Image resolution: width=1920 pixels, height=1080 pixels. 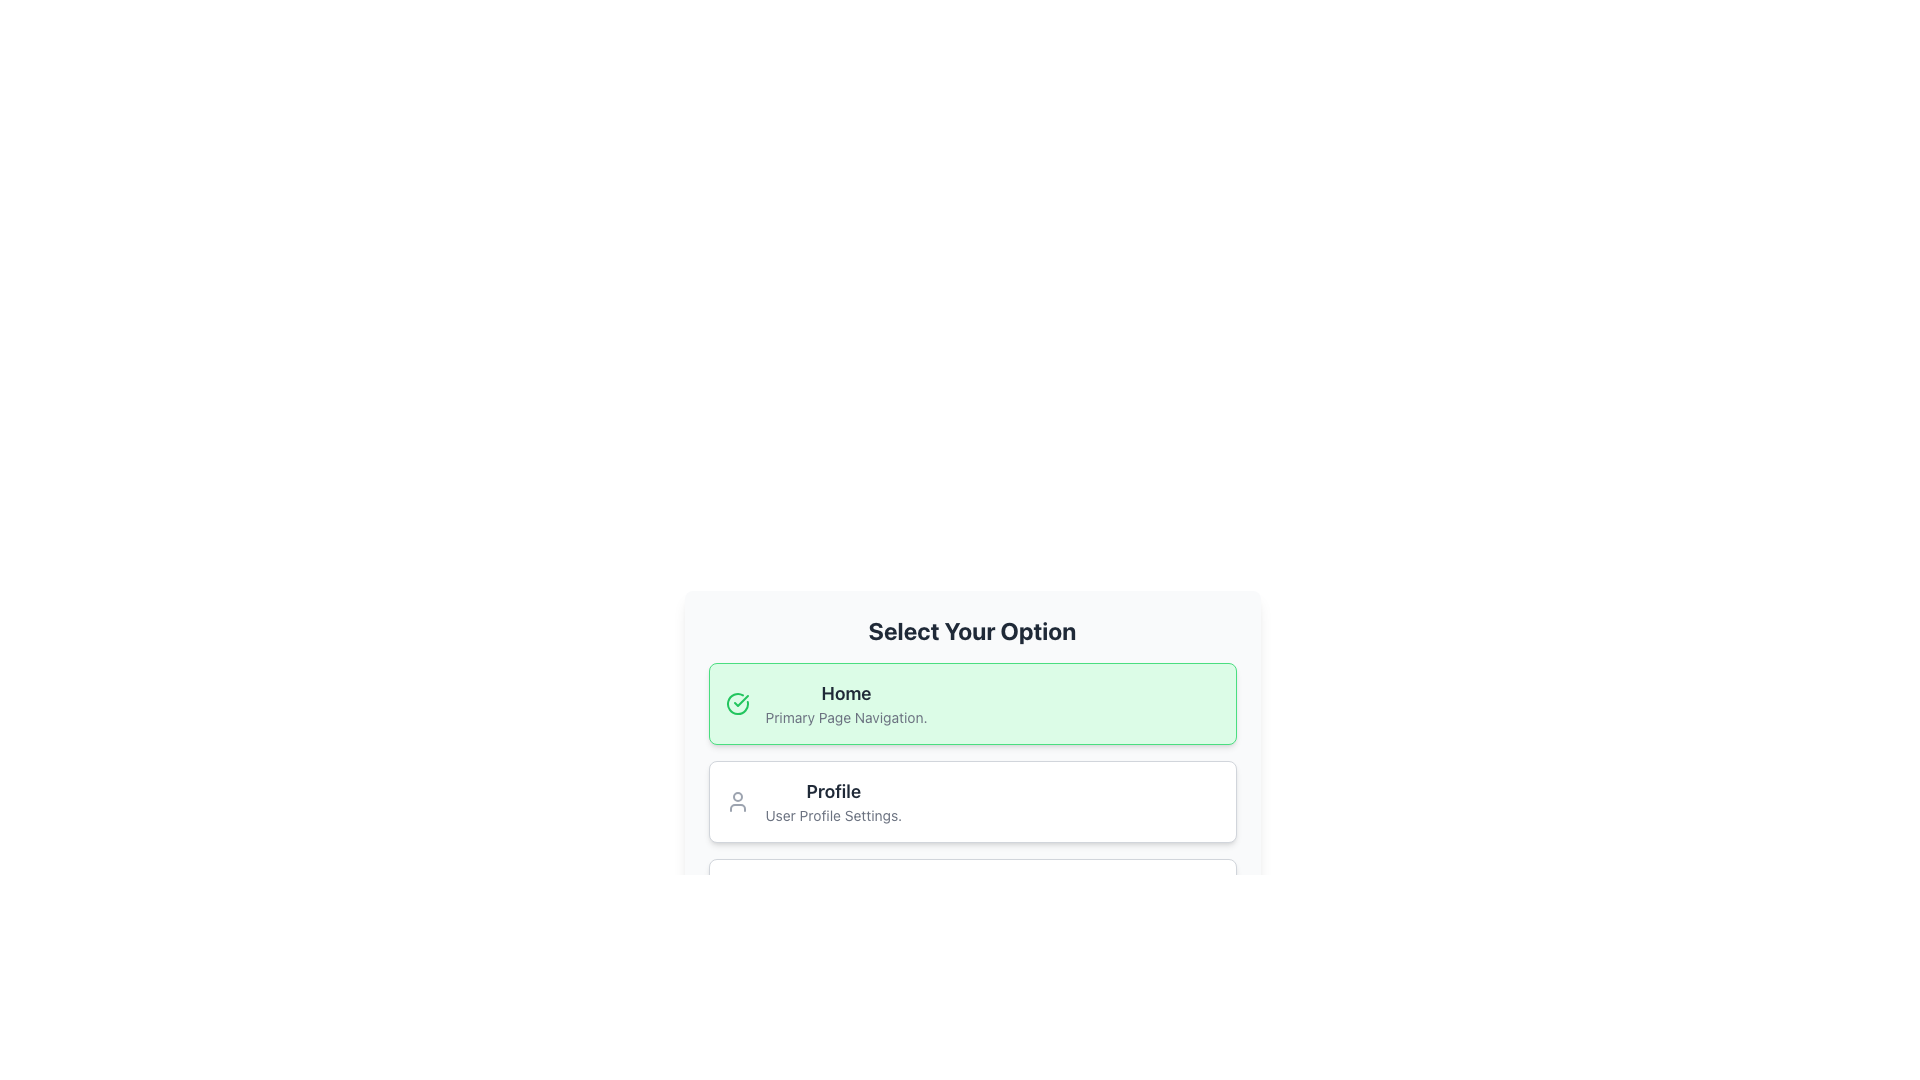 I want to click on the checkmark icon adjacent to the 'Home' menu item to interact with it, so click(x=739, y=700).